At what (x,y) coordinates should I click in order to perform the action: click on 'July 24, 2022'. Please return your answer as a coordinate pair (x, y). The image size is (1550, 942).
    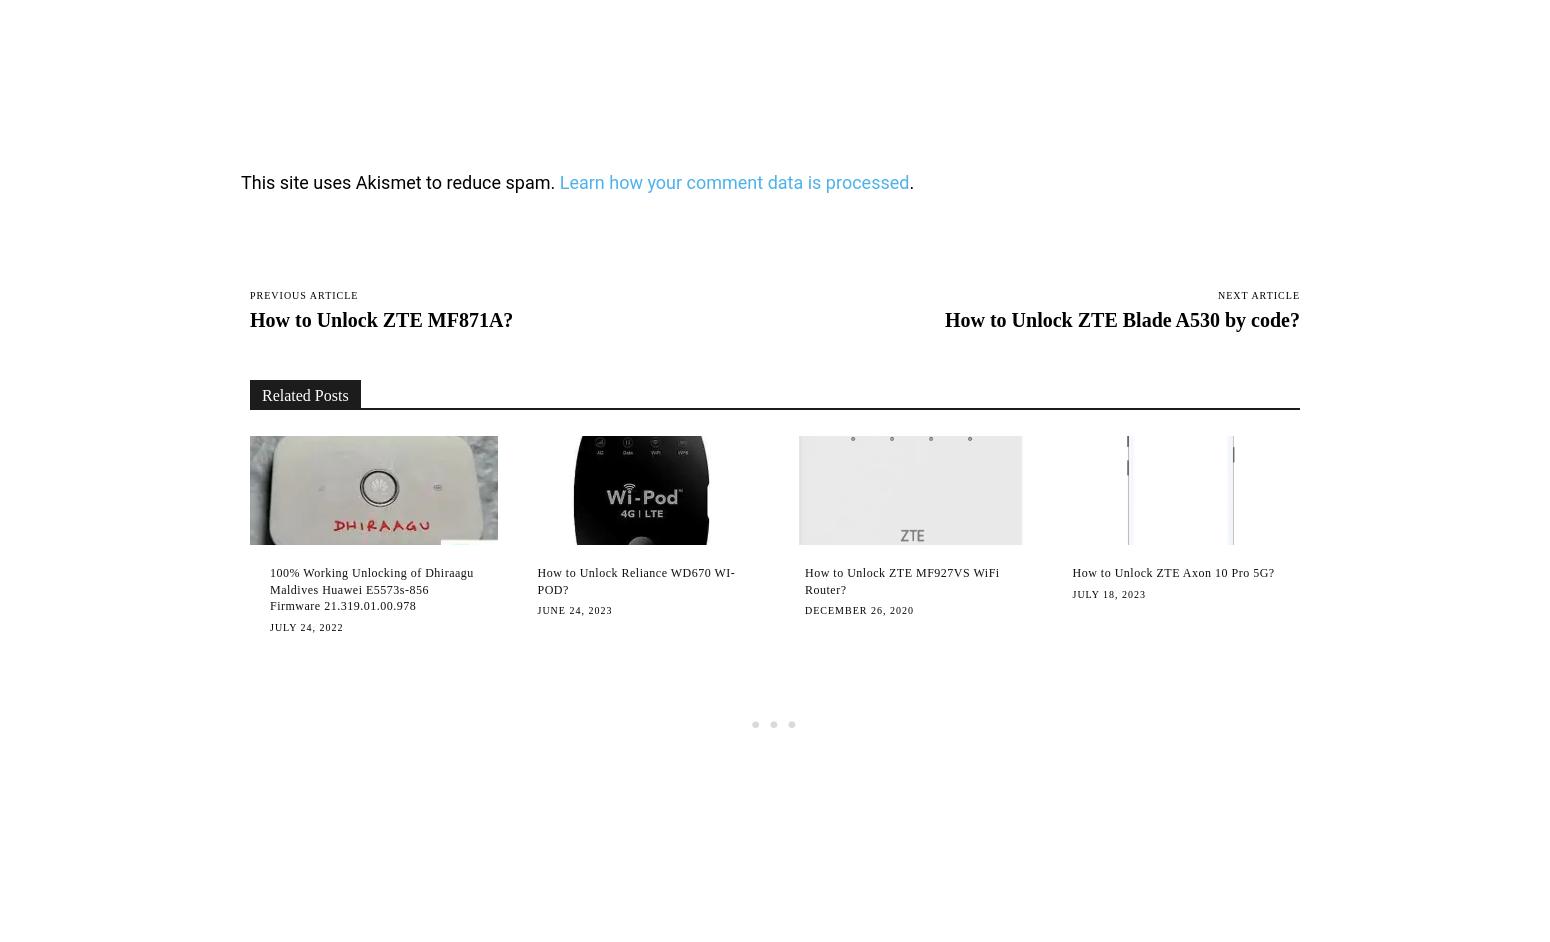
    Looking at the image, I should click on (306, 626).